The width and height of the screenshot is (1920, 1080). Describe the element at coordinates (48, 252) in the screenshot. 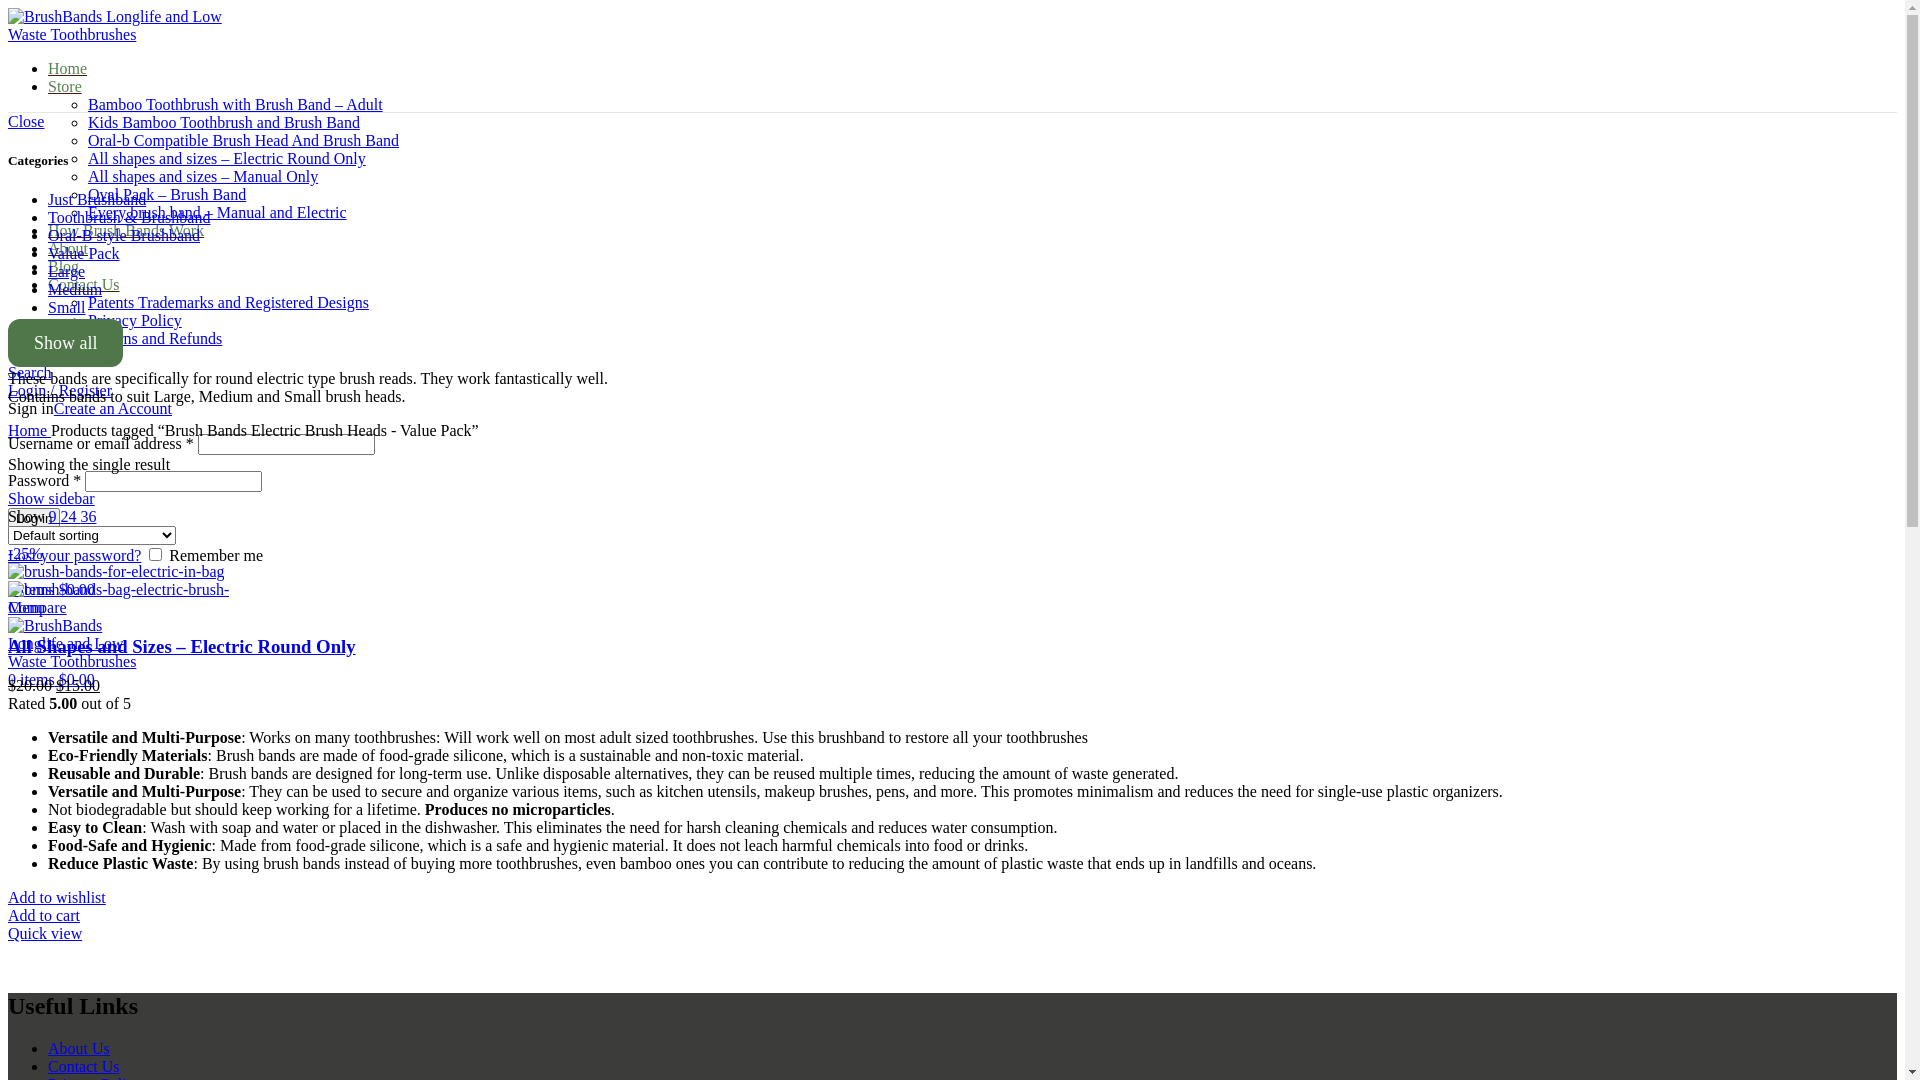

I see `'Value Pack'` at that location.